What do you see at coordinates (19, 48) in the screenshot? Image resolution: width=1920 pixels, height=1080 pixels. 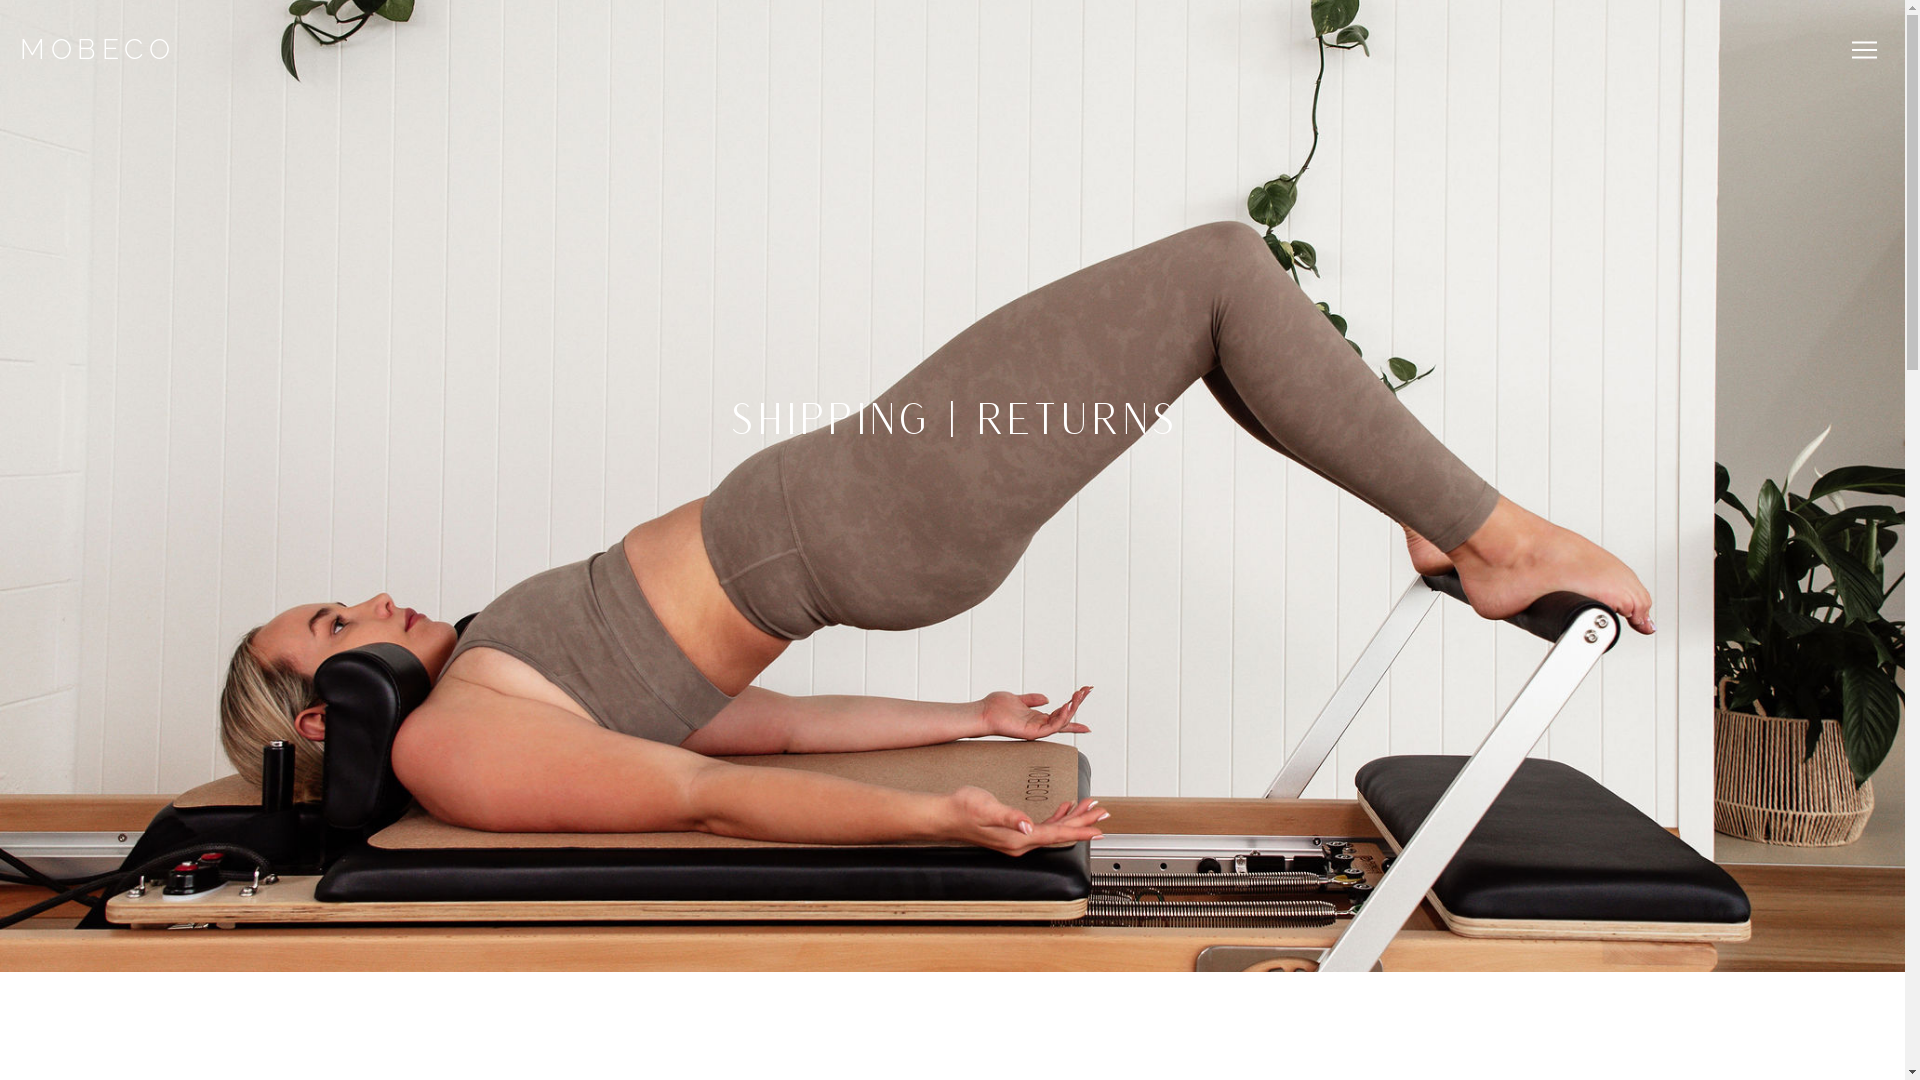 I see `'MOBECO'` at bounding box center [19, 48].